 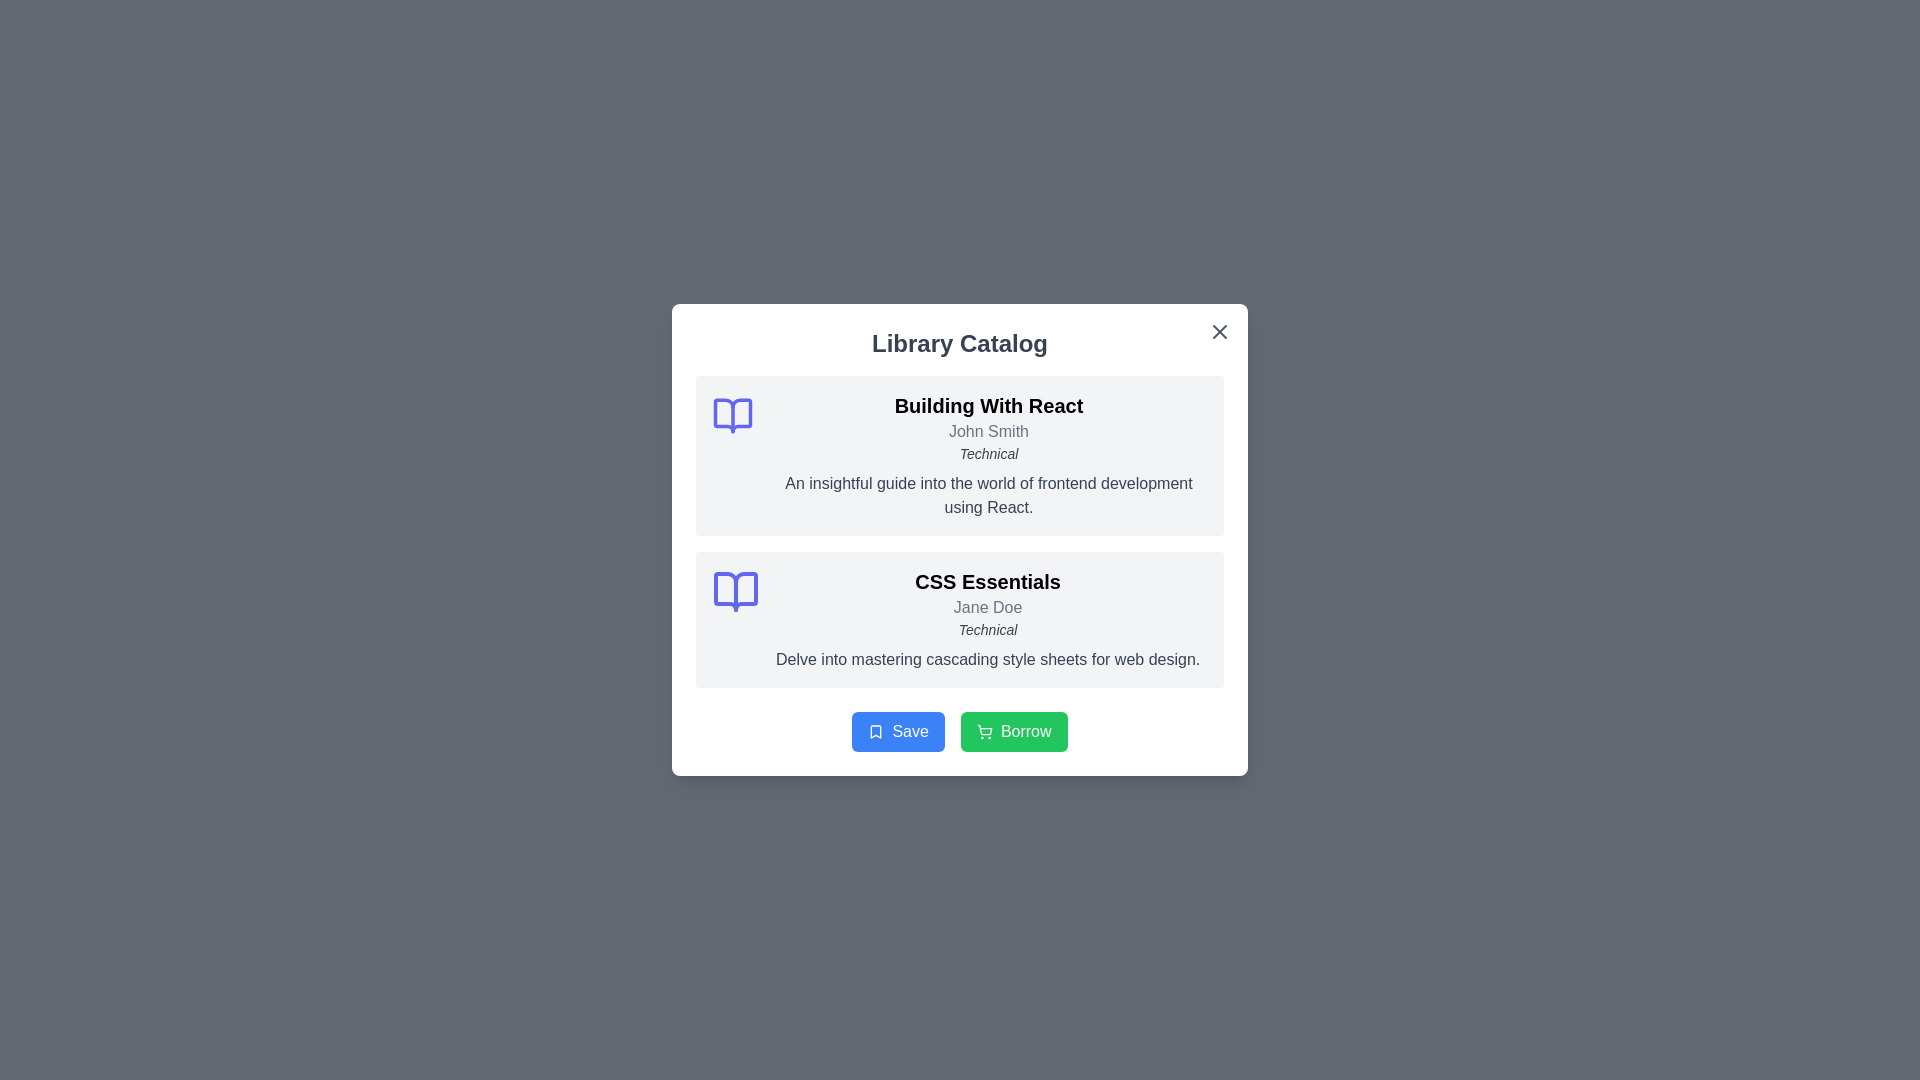 What do you see at coordinates (734, 590) in the screenshot?
I see `the graphical icon styled as an open book located in the 'Library Catalog' interface, specifically to the left of the 'CSS Essentials' book title for contextual information` at bounding box center [734, 590].